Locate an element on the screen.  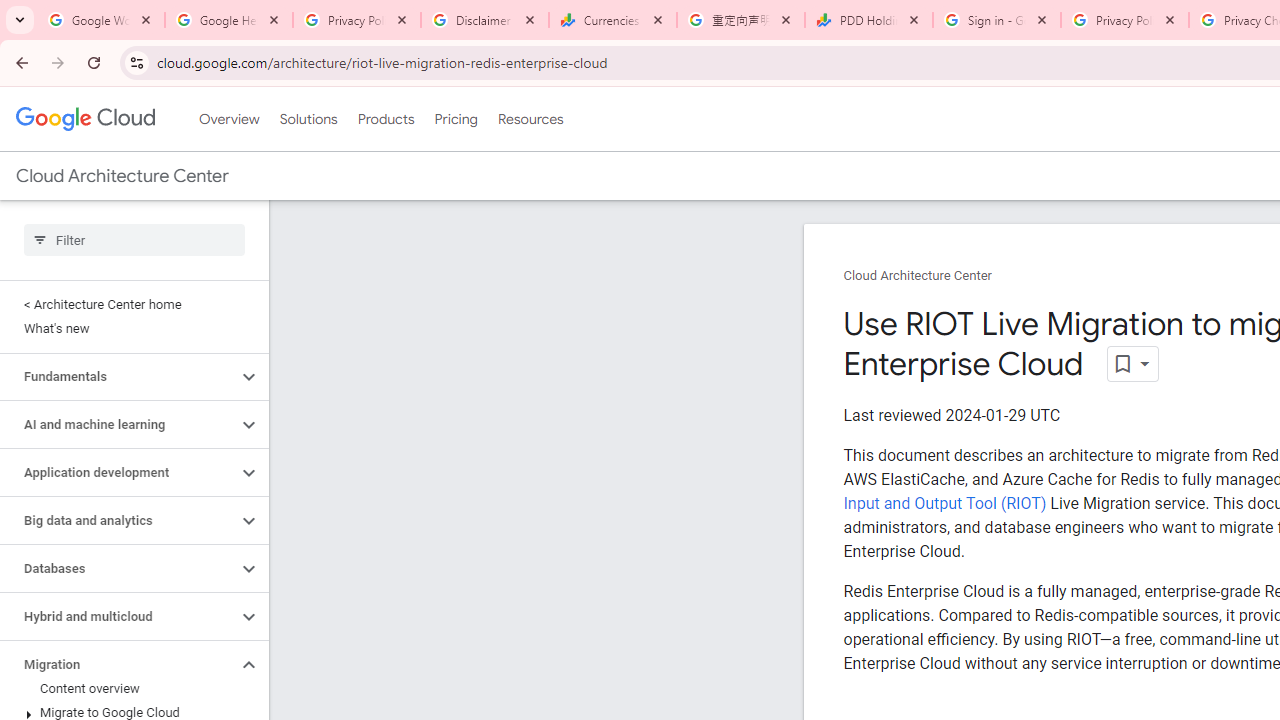
'Open dropdown' is located at coordinates (1132, 364).